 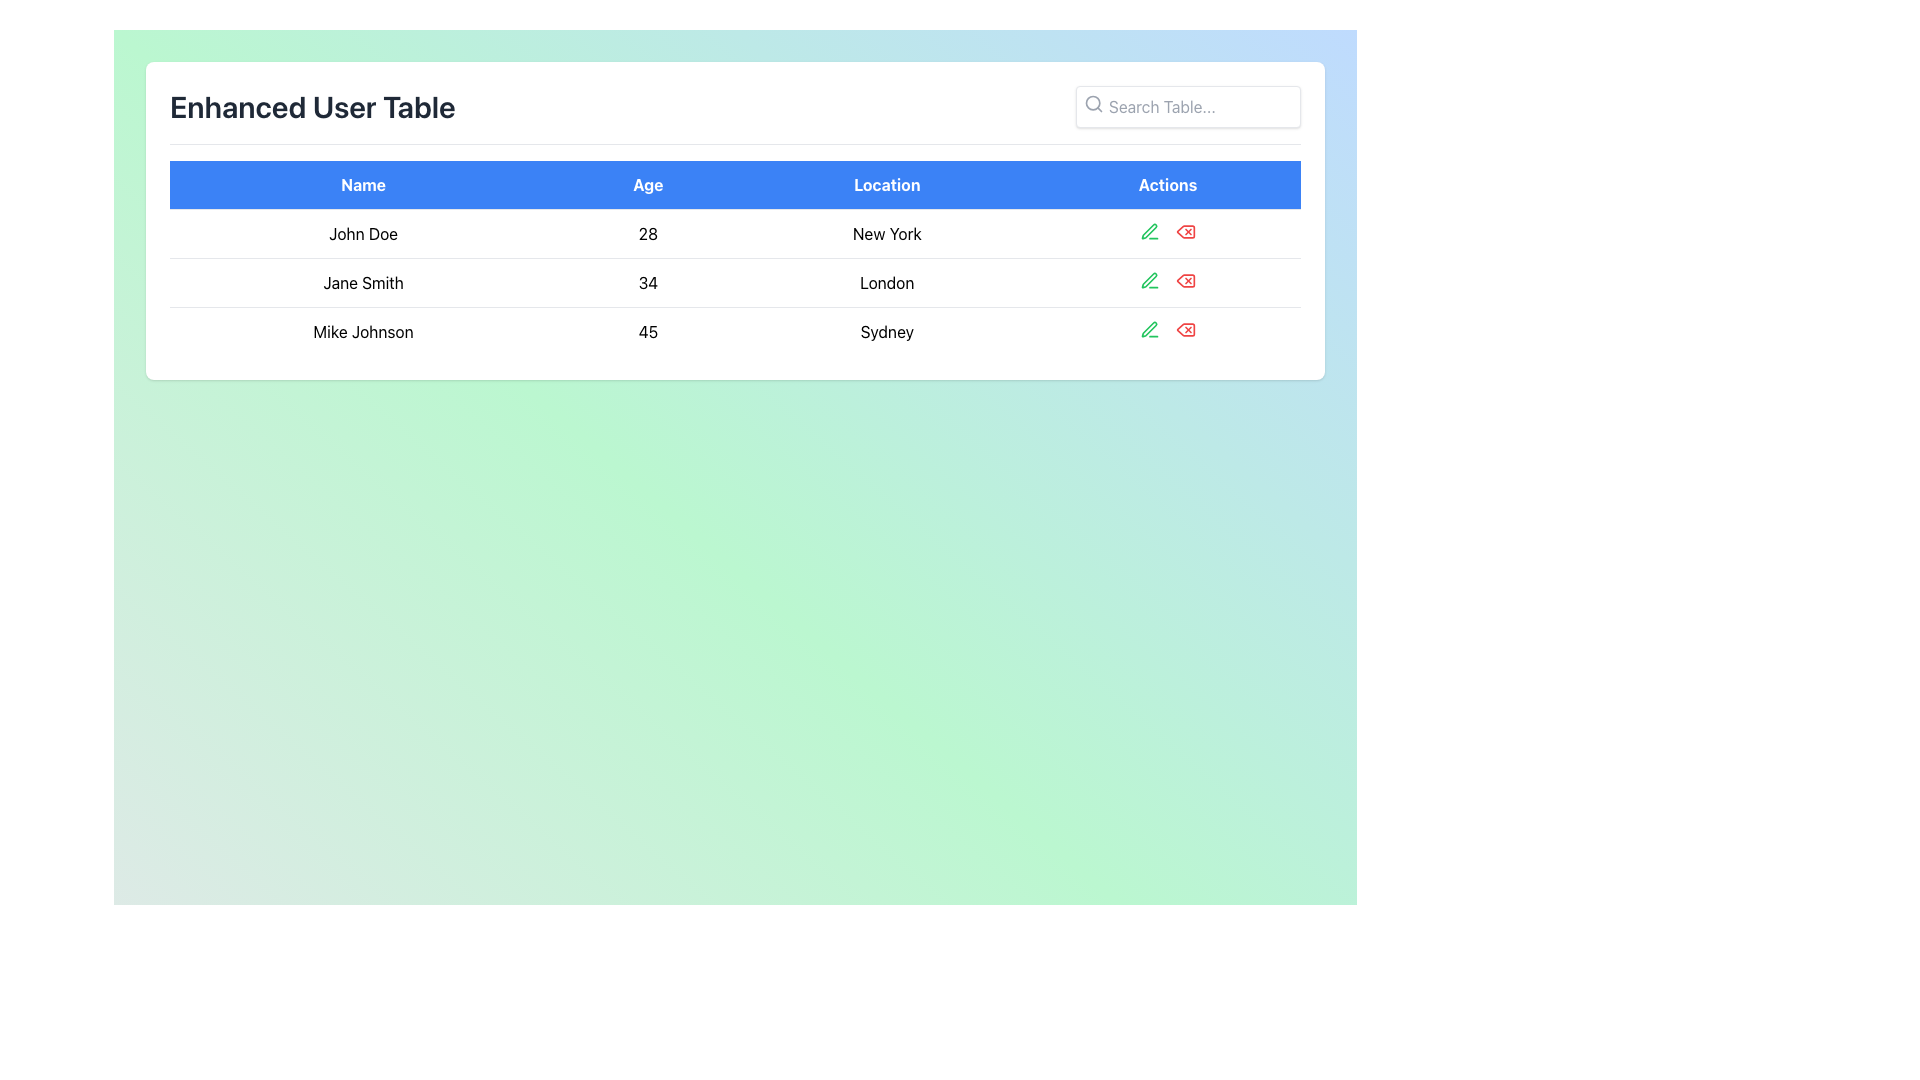 What do you see at coordinates (311, 107) in the screenshot?
I see `text from the Text Label positioned at the top-left corner above the table interface` at bounding box center [311, 107].